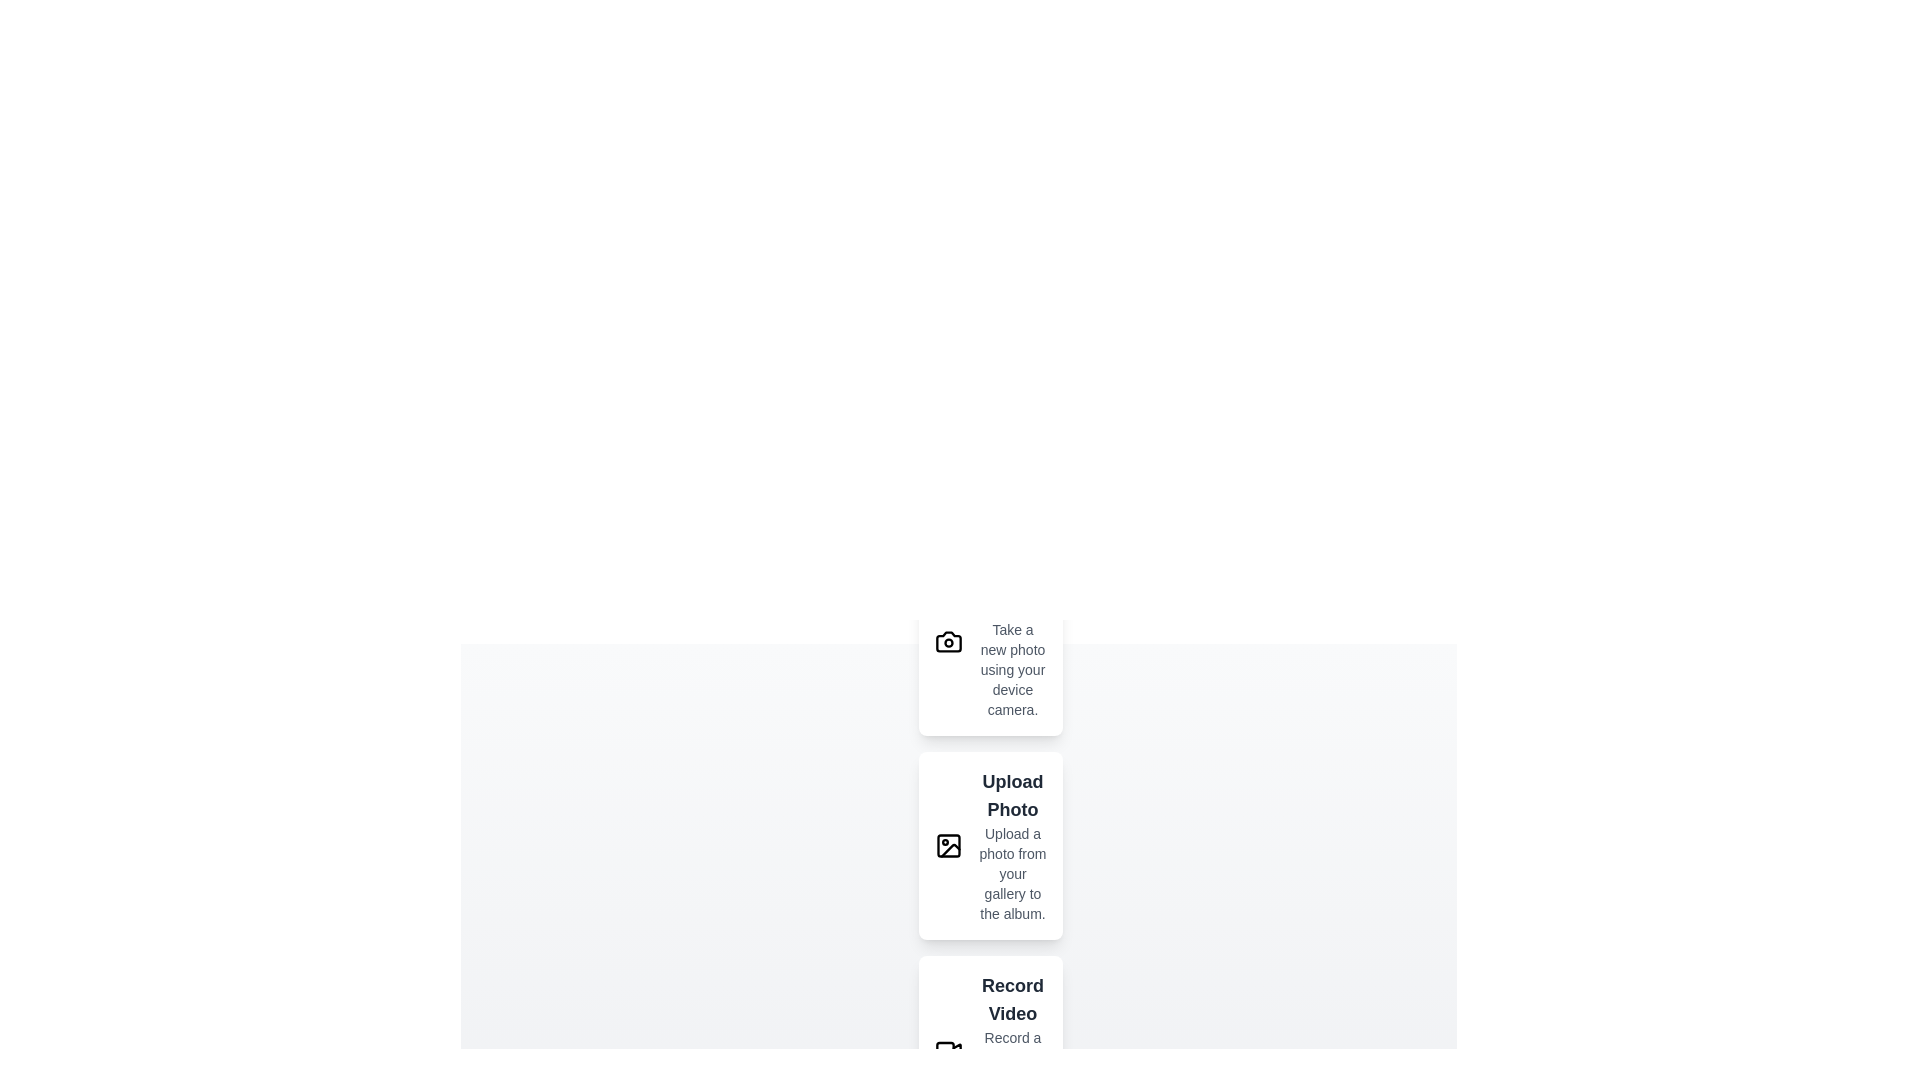 The image size is (1920, 1080). Describe the element at coordinates (948, 1048) in the screenshot. I see `the option Record Video to perform the corresponding action` at that location.